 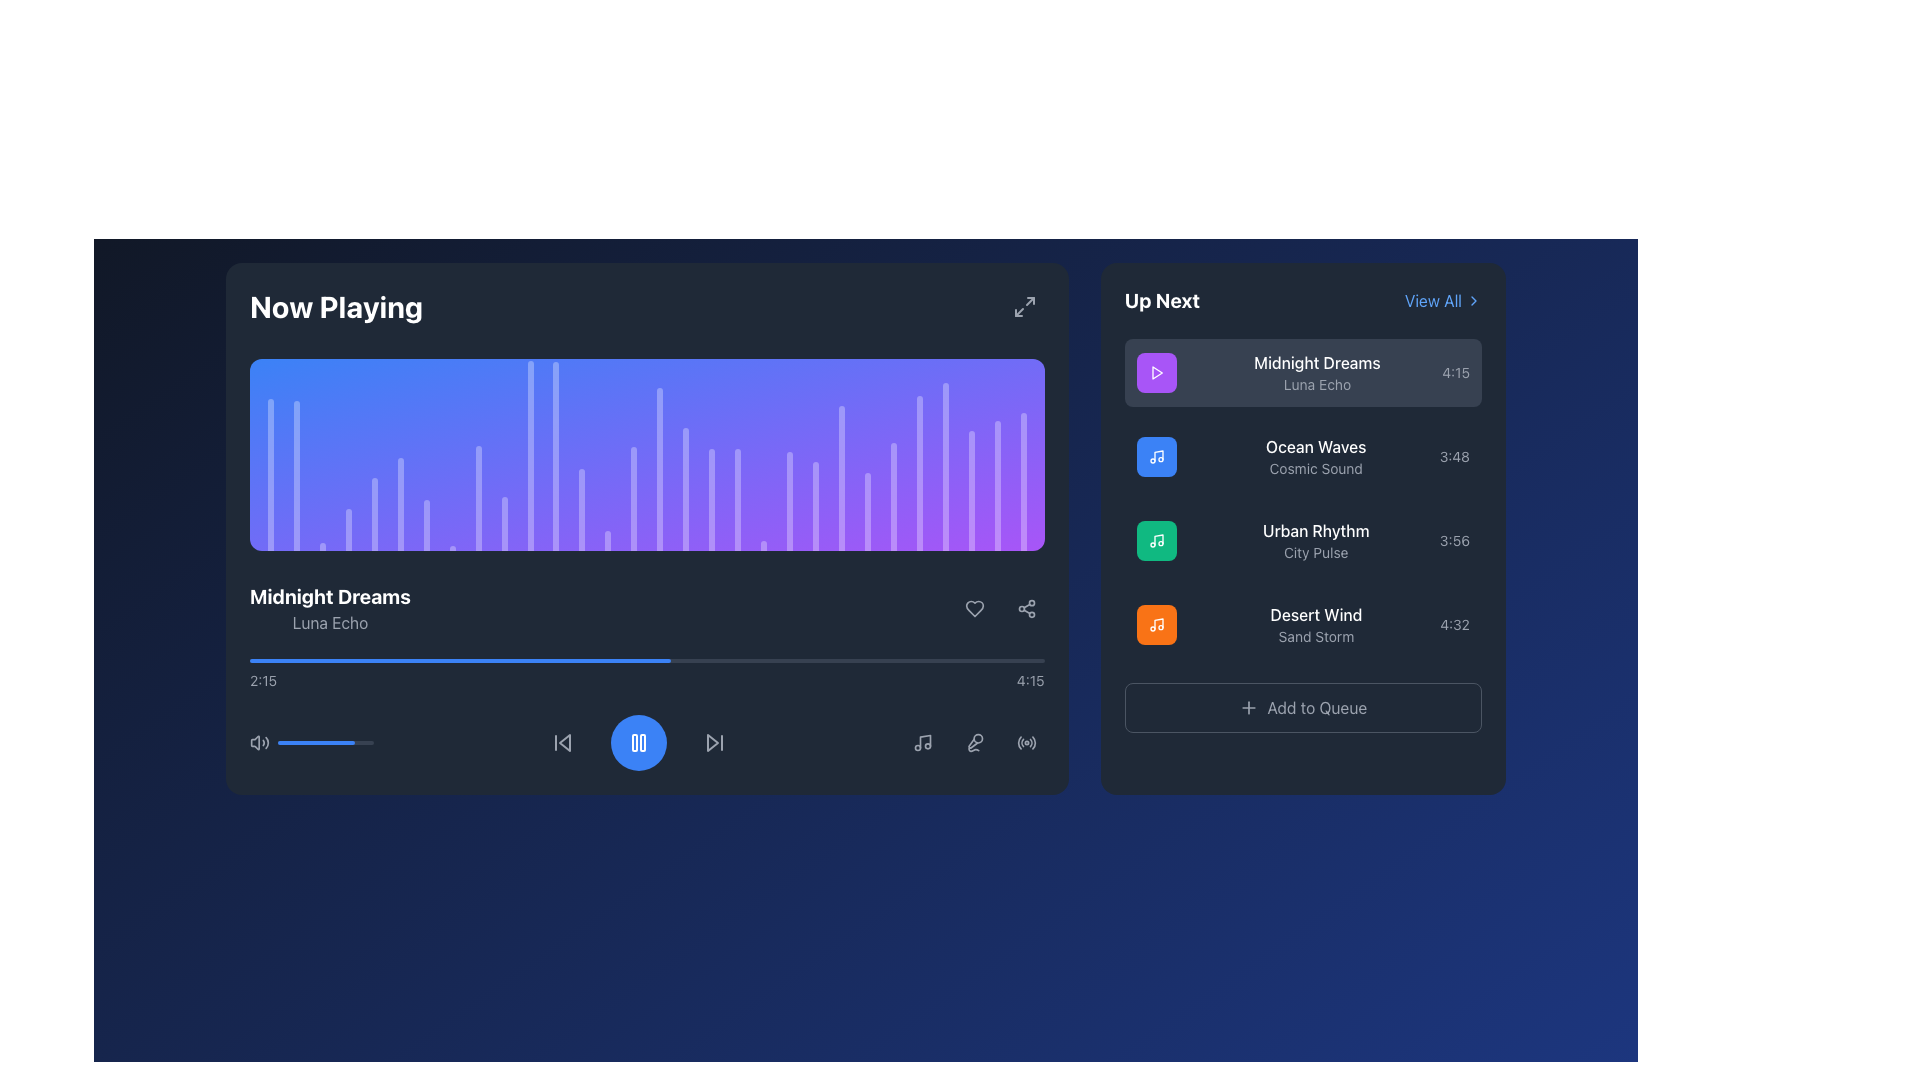 I want to click on the 'favorite' icon button located in the 'Now Playing' section at the bottom right corner to mark the currently playing track as liked, so click(x=974, y=608).